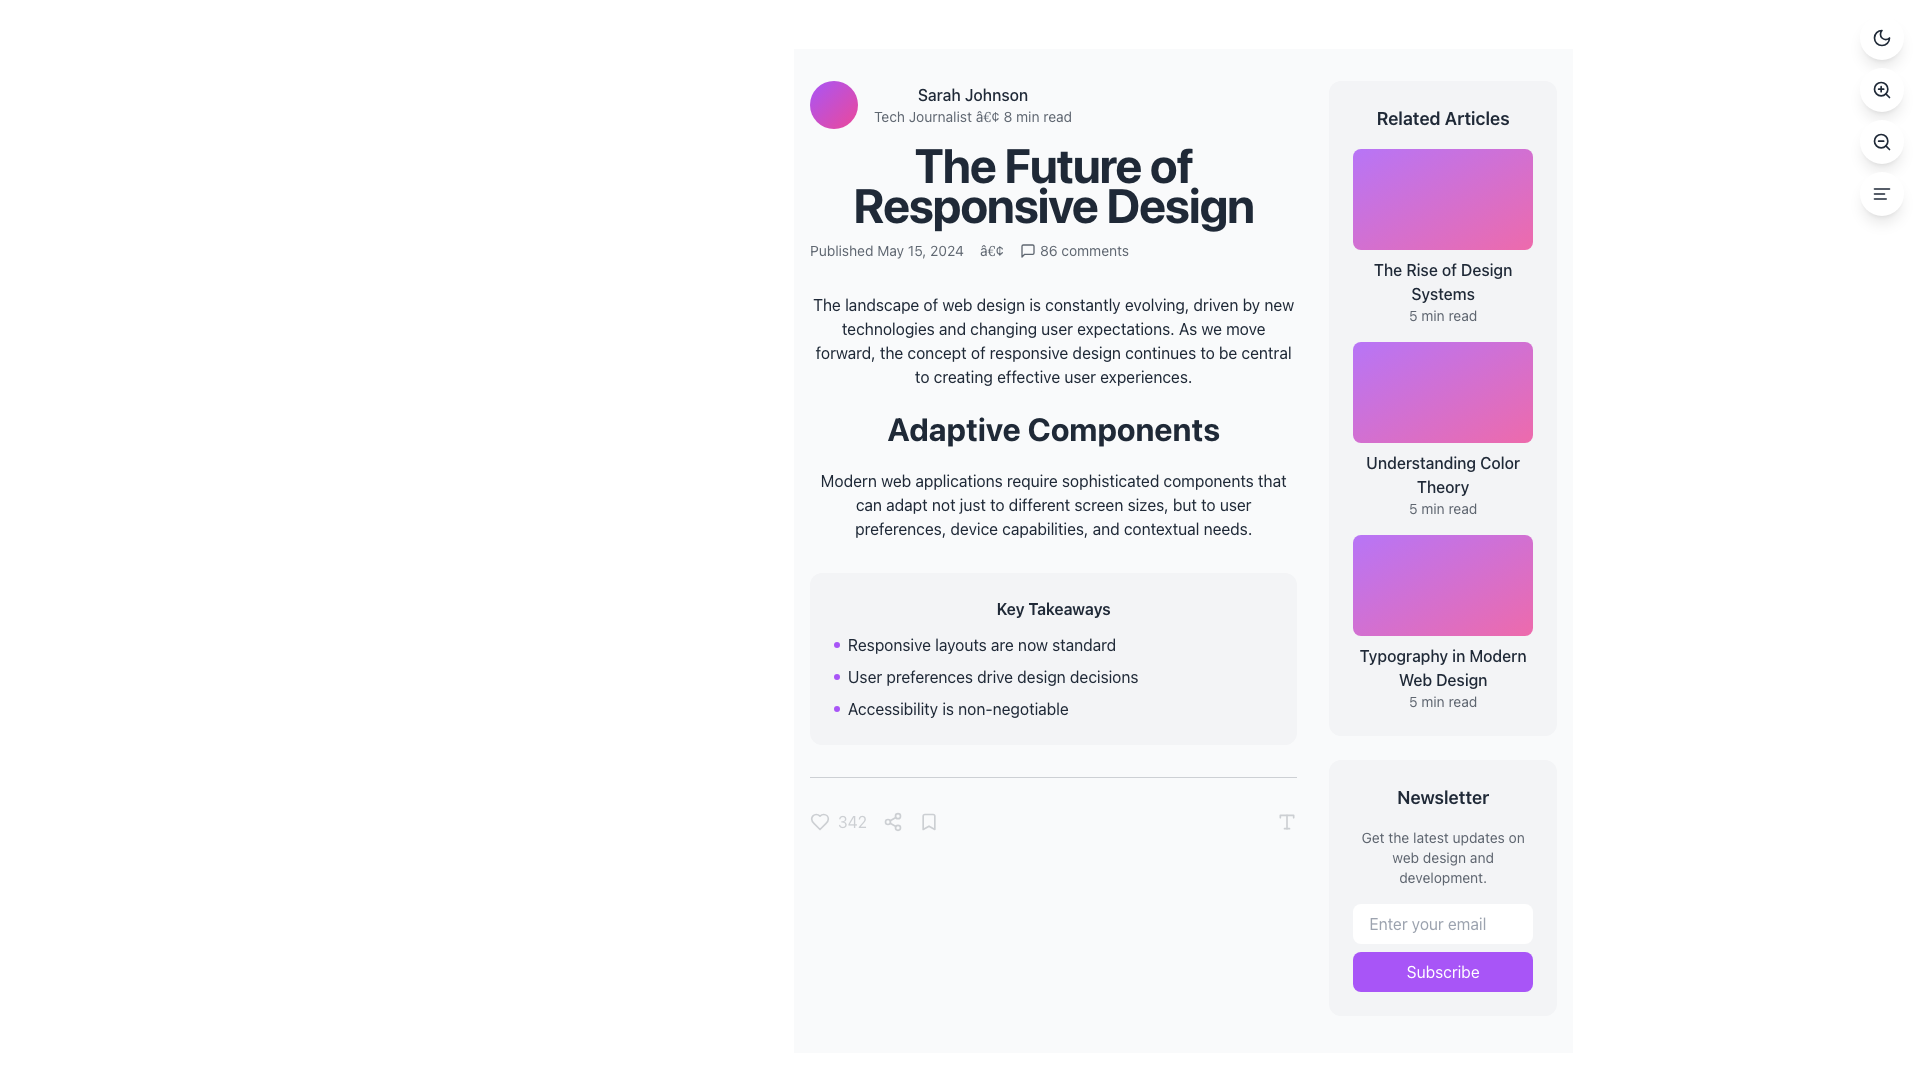 This screenshot has height=1080, width=1920. Describe the element at coordinates (1052, 676) in the screenshot. I see `the text block stating 'User preferences drive design decisions' with a purple dot to its left, which is the second item in the 'Key Takeaways' section` at that location.